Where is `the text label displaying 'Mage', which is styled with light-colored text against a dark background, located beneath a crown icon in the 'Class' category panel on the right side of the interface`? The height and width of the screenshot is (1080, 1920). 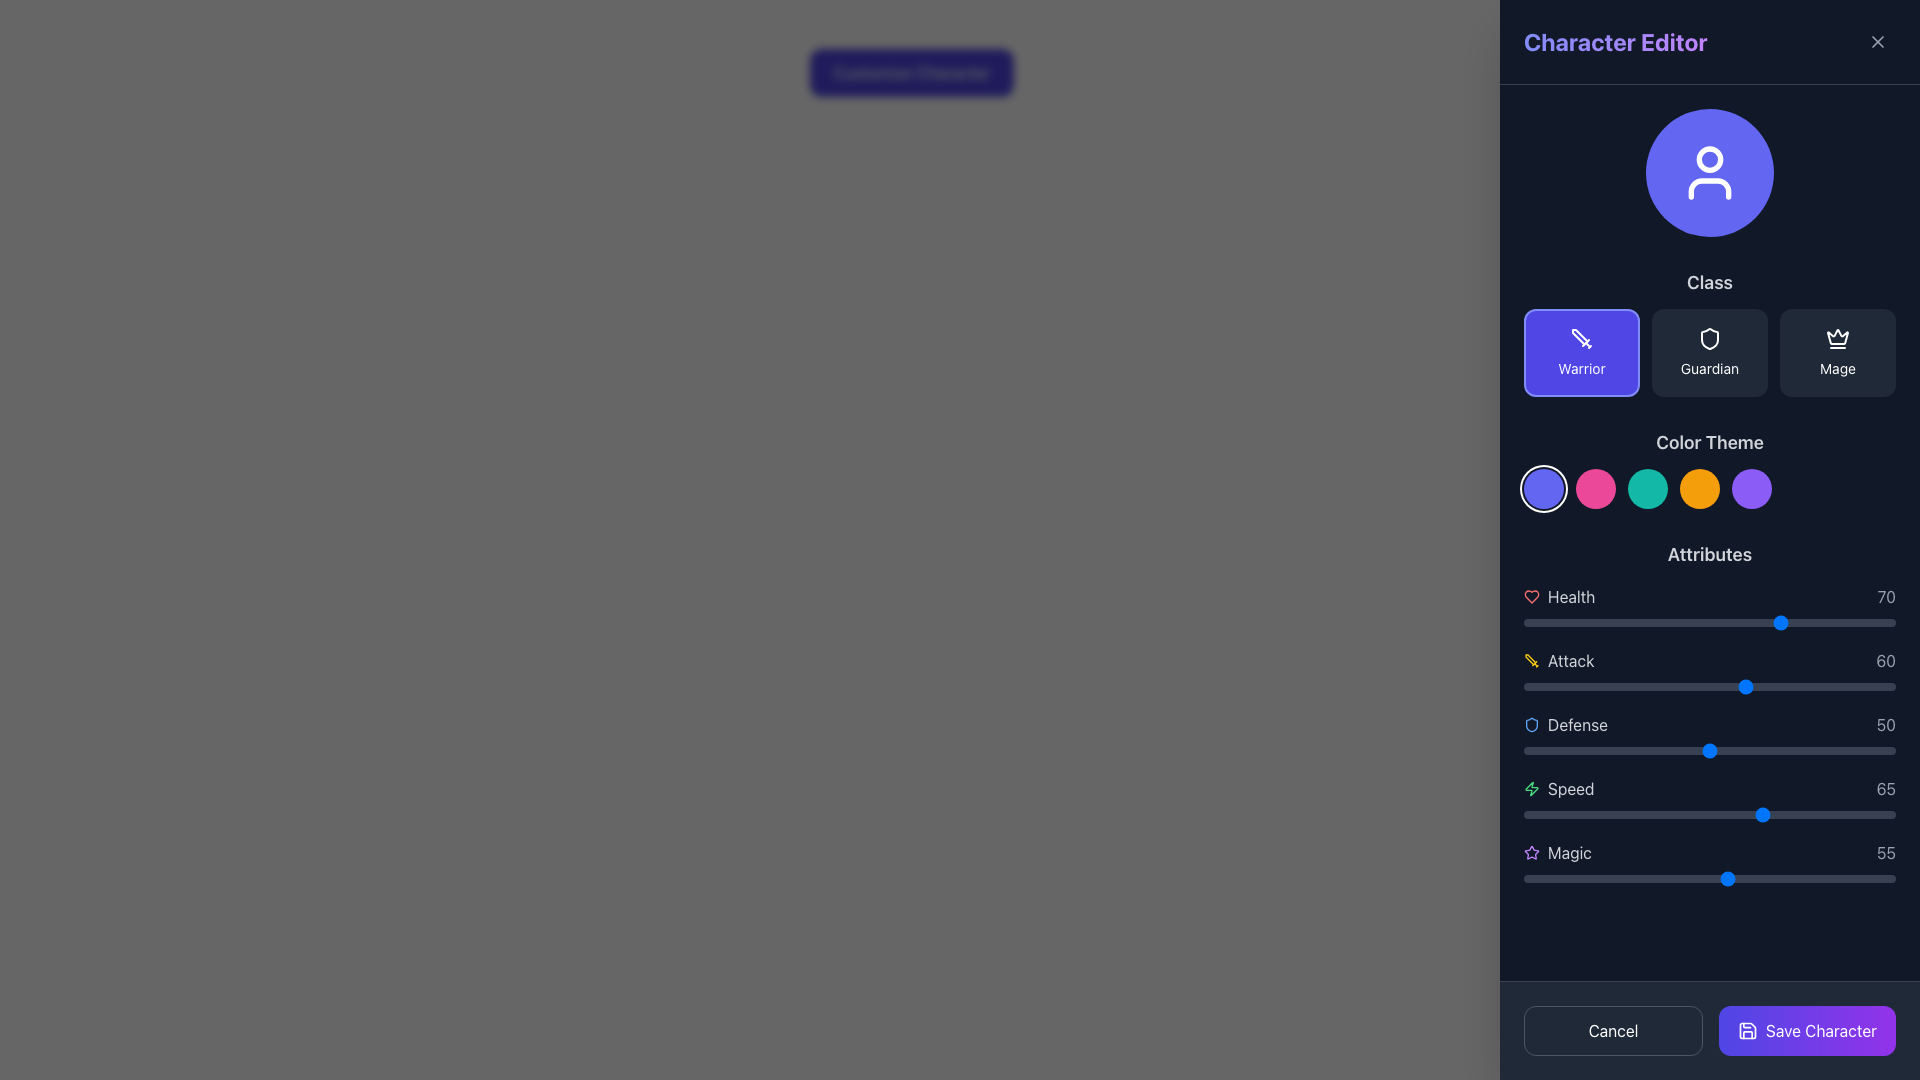
the text label displaying 'Mage', which is styled with light-colored text against a dark background, located beneath a crown icon in the 'Class' category panel on the right side of the interface is located at coordinates (1838, 369).